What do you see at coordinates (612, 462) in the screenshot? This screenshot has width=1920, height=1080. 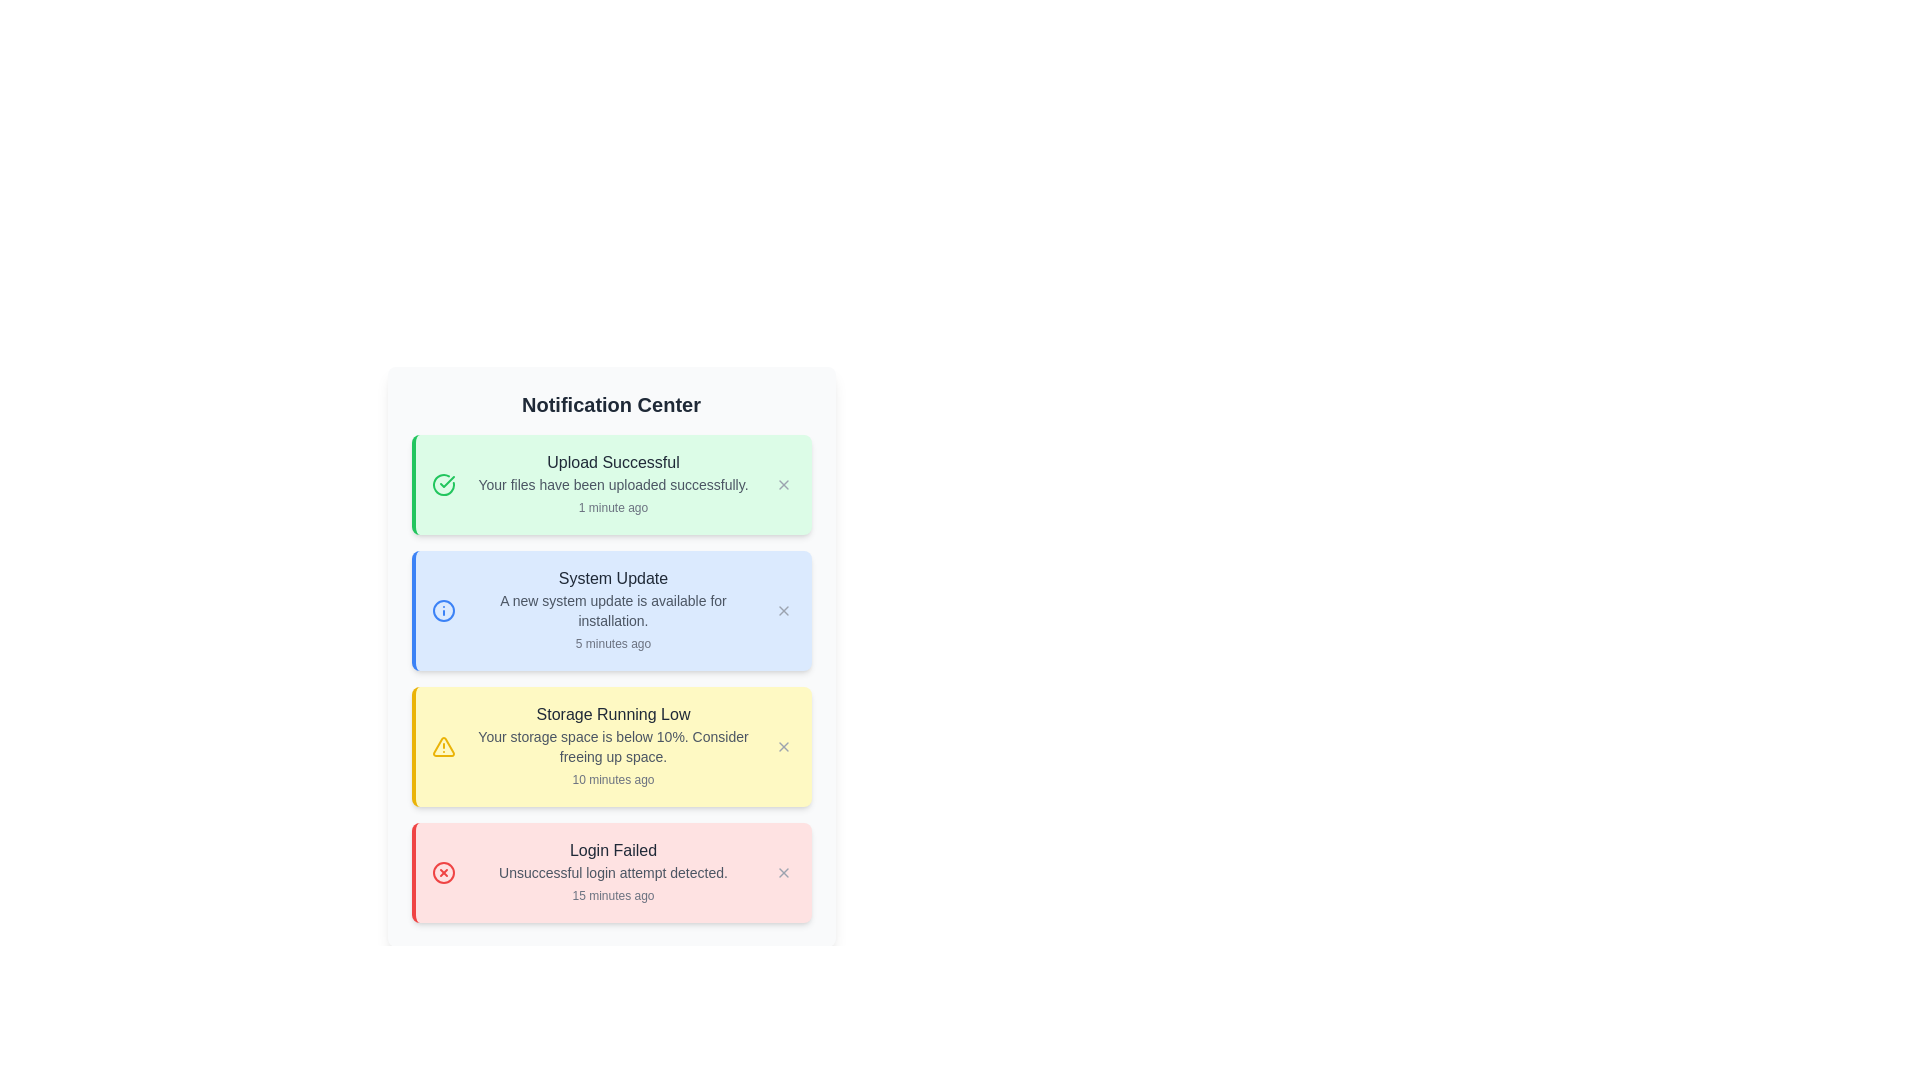 I see `text label that displays 'Upload Successful' at the top of the notification card` at bounding box center [612, 462].